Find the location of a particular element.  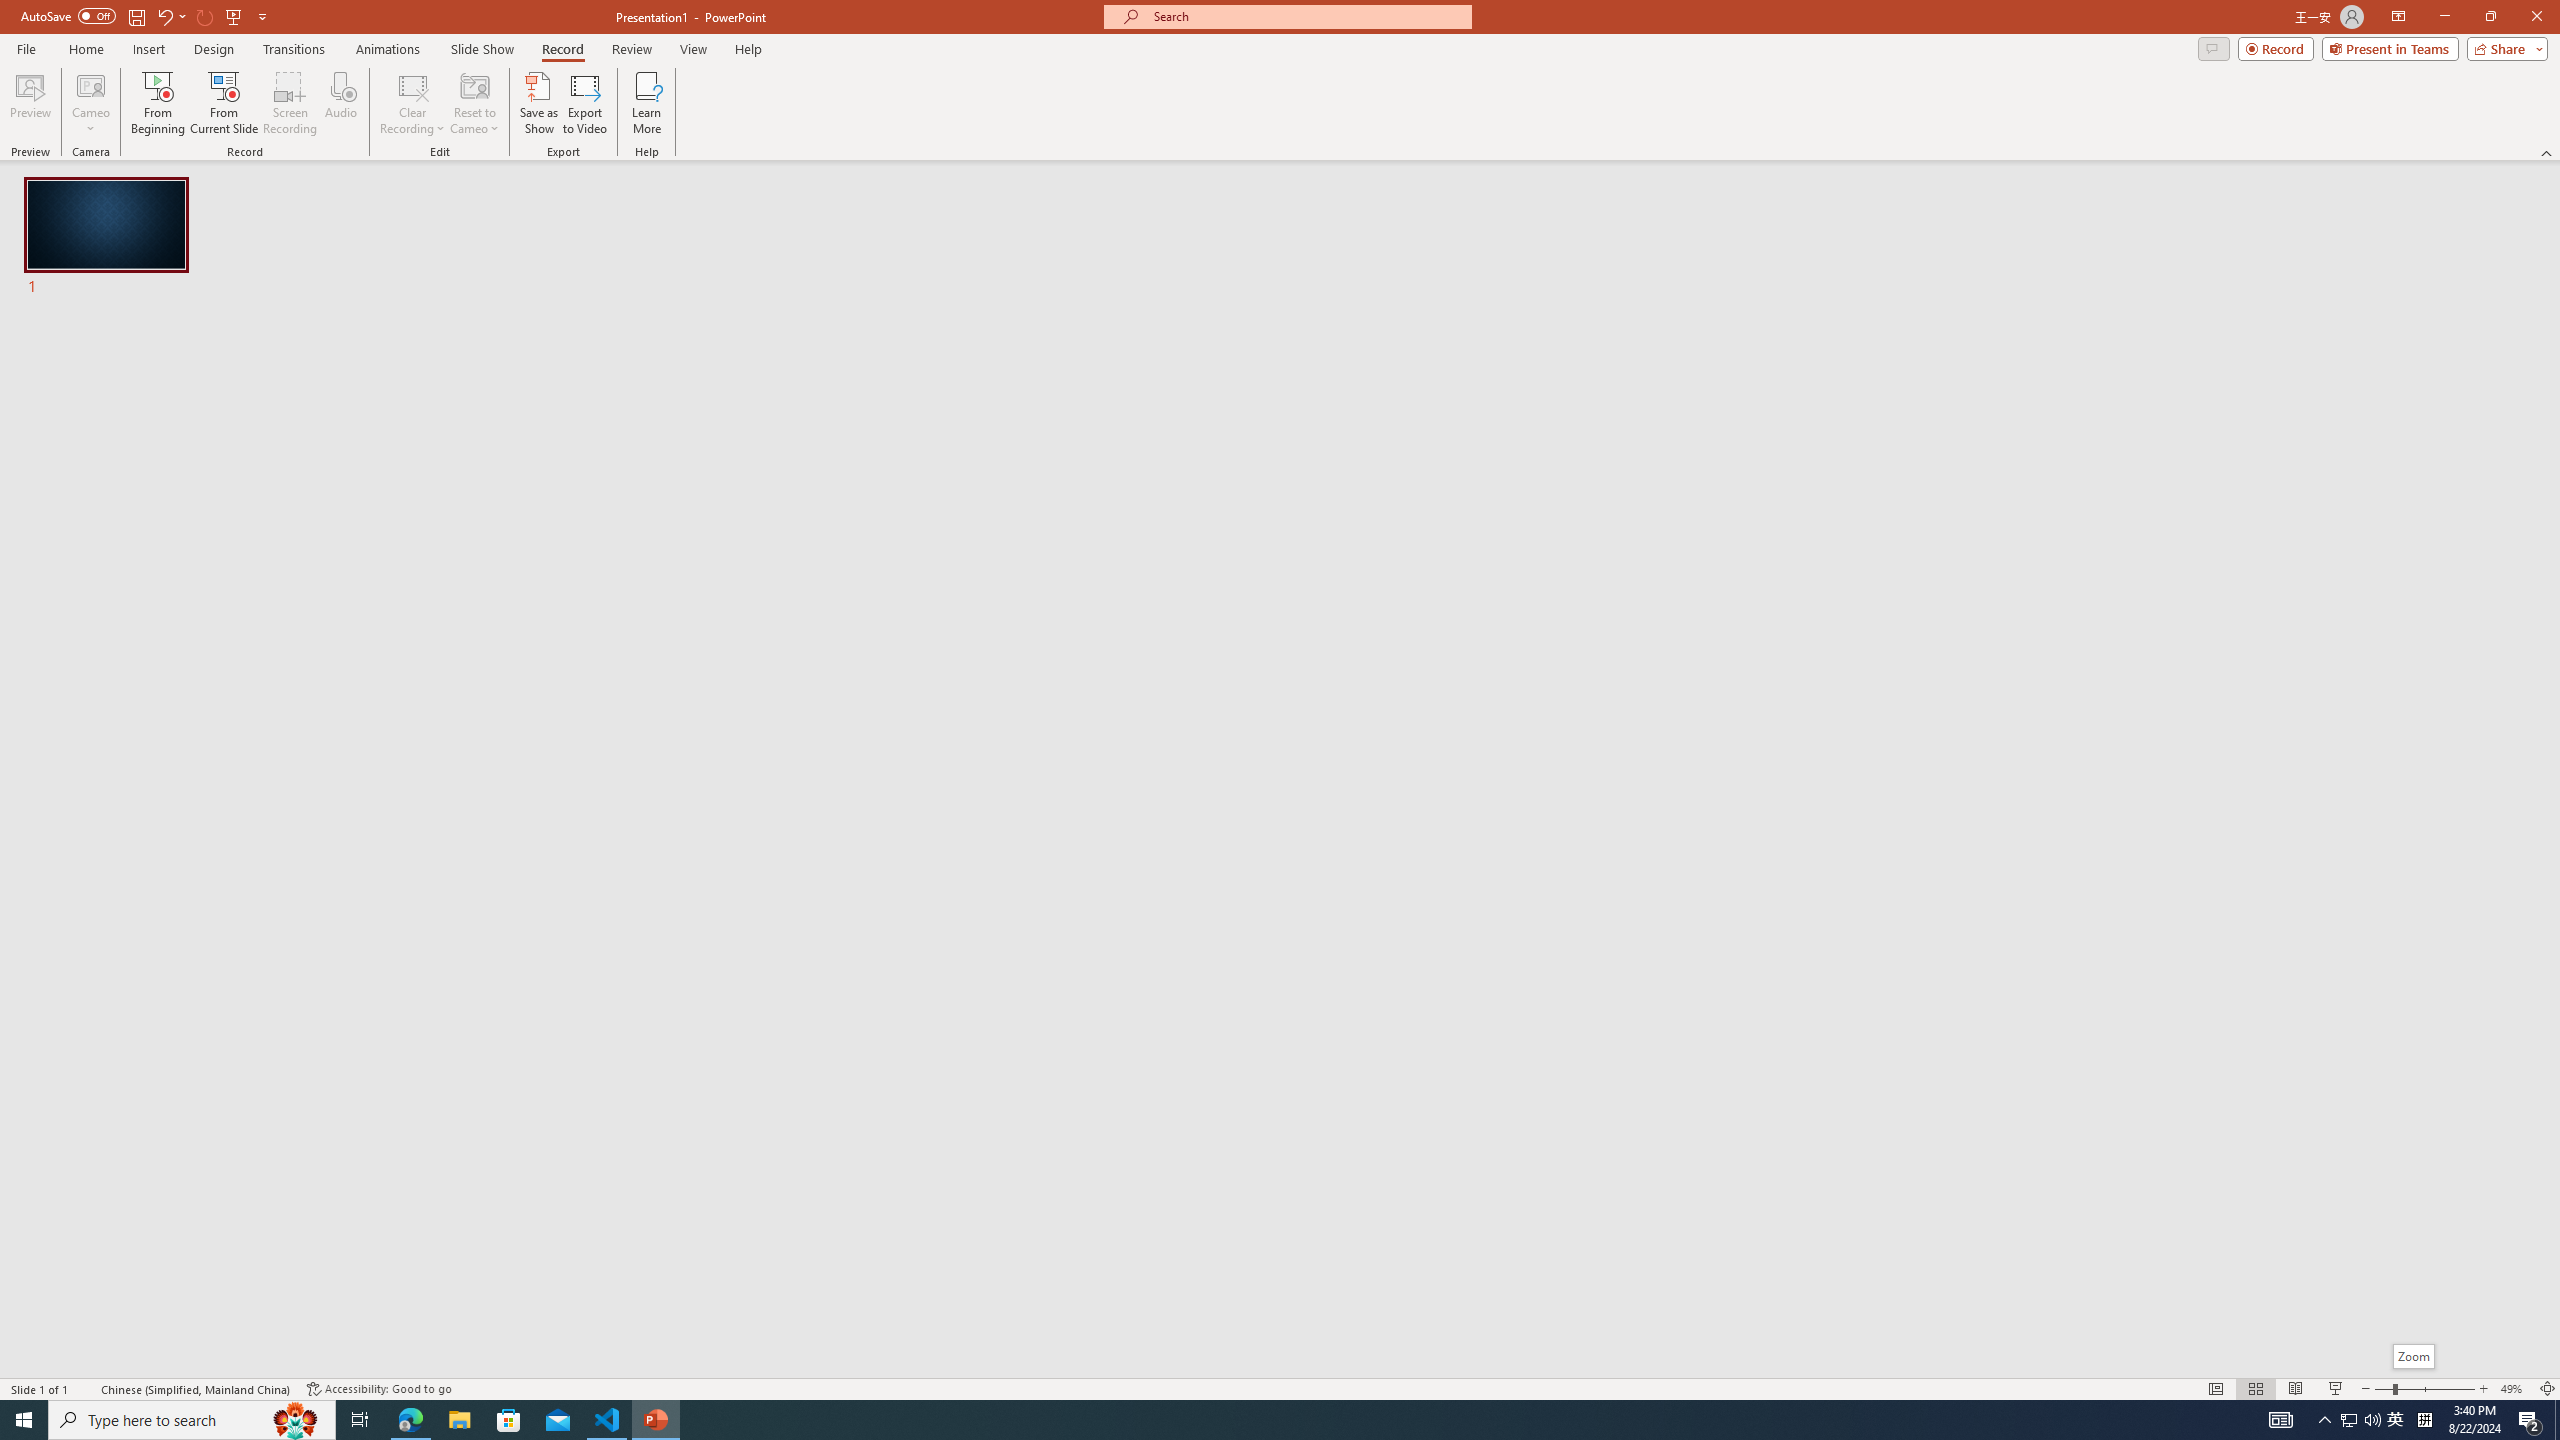

'Spell Check ' is located at coordinates (86, 1389).